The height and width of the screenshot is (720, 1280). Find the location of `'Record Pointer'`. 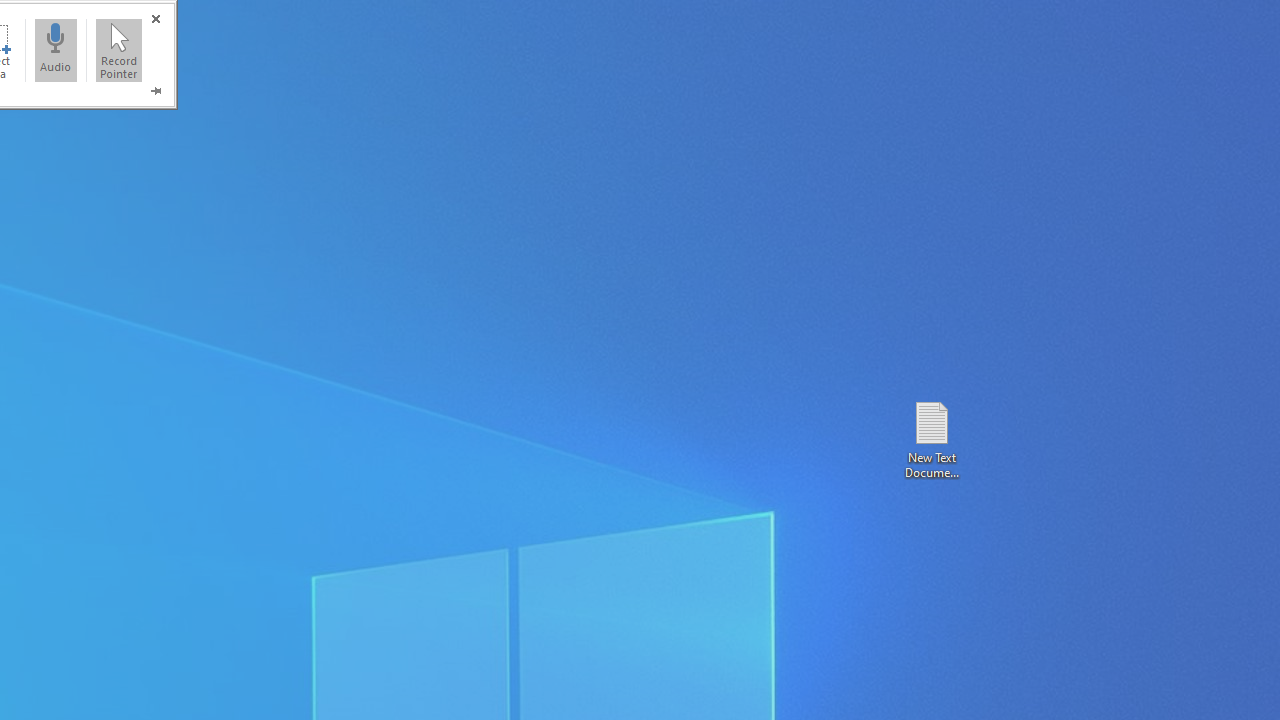

'Record Pointer' is located at coordinates (118, 49).